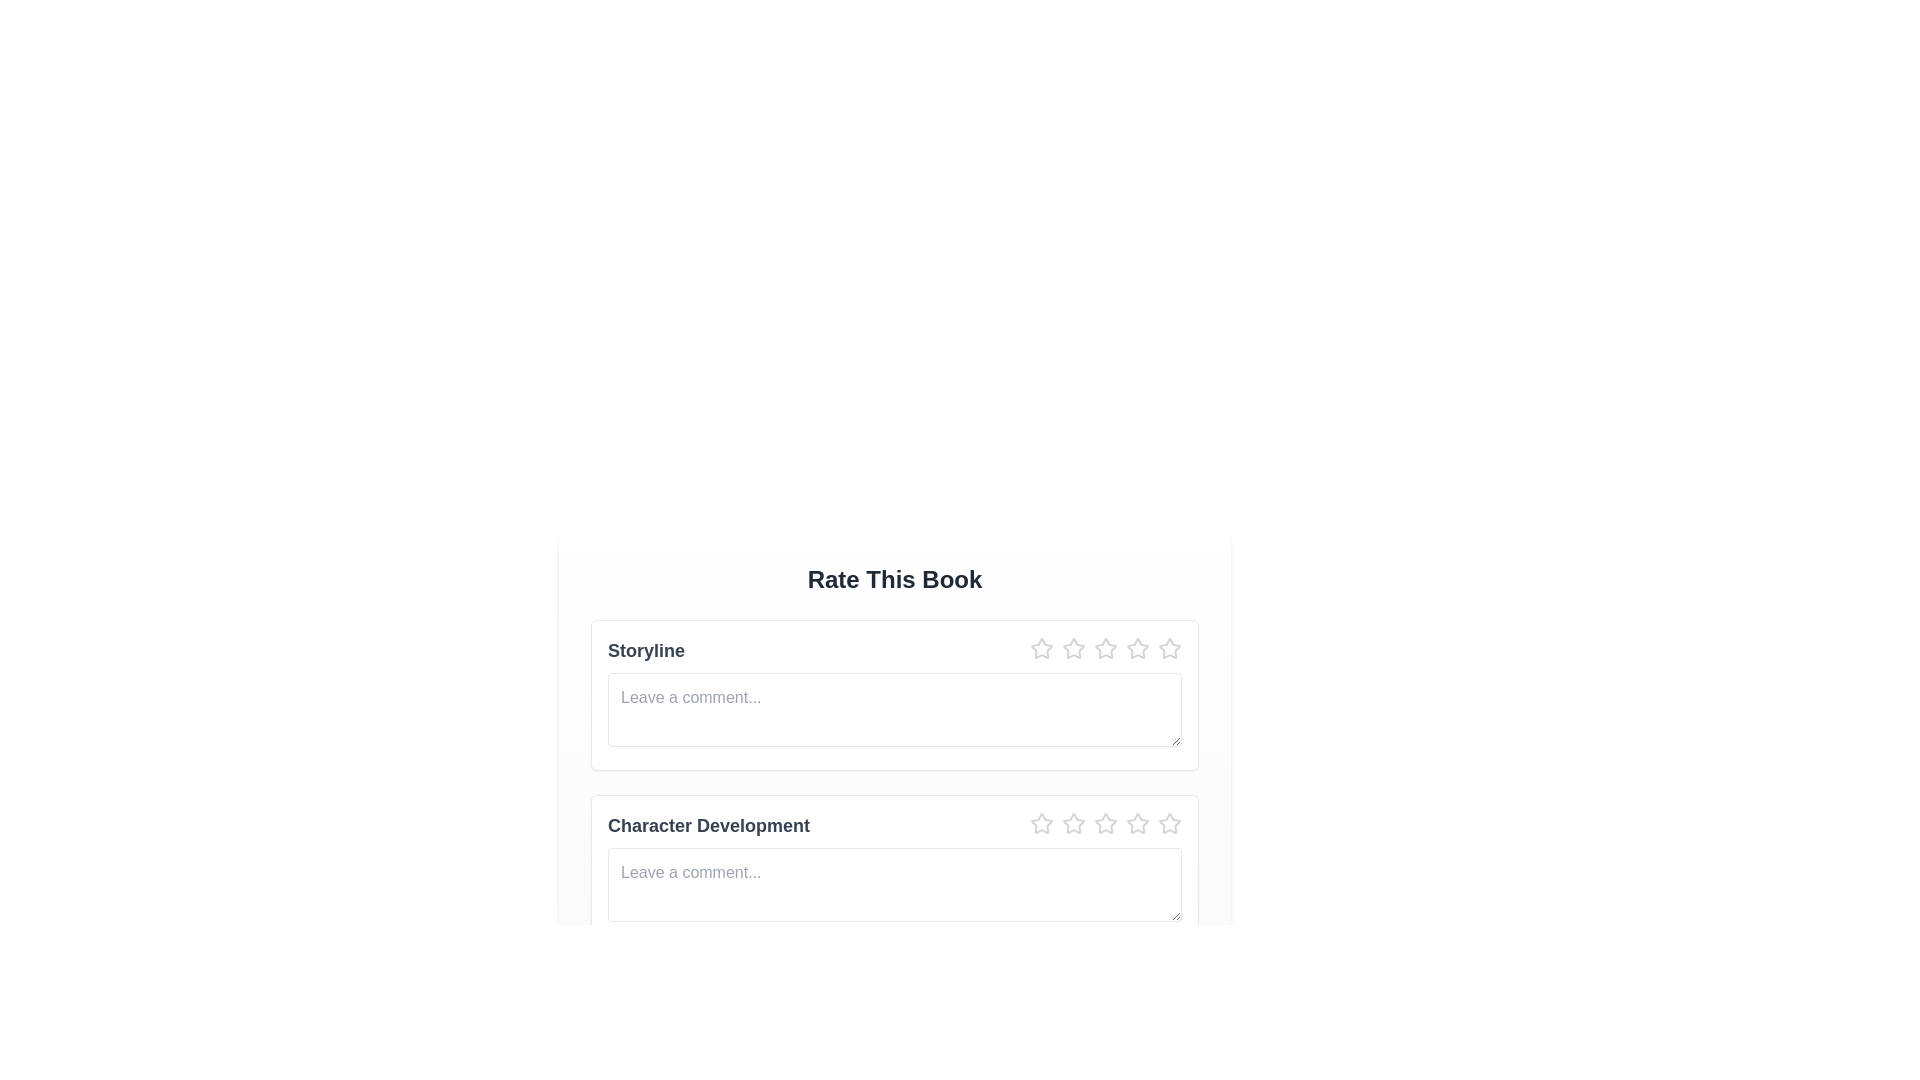 The image size is (1920, 1080). What do you see at coordinates (1170, 648) in the screenshot?
I see `the fifth star-shaped icon button` at bounding box center [1170, 648].